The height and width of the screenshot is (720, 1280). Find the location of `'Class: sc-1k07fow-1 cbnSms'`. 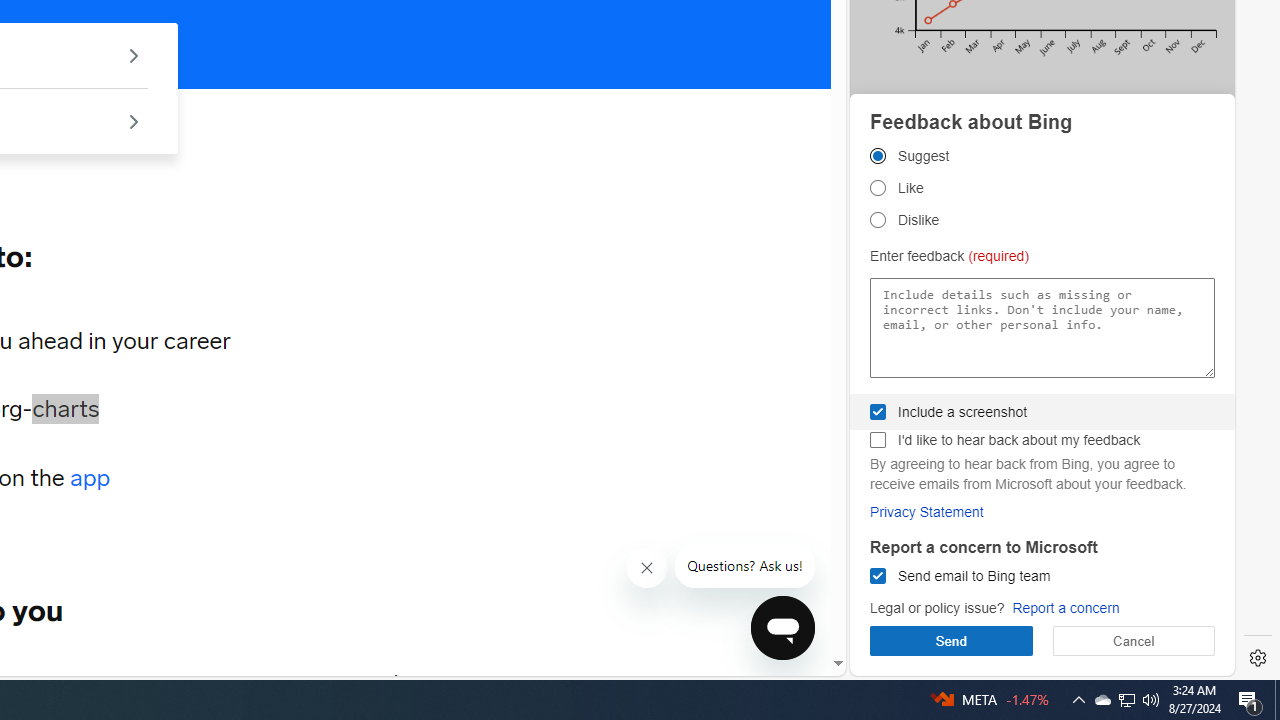

'Class: sc-1k07fow-1 cbnSms' is located at coordinates (781, 626).